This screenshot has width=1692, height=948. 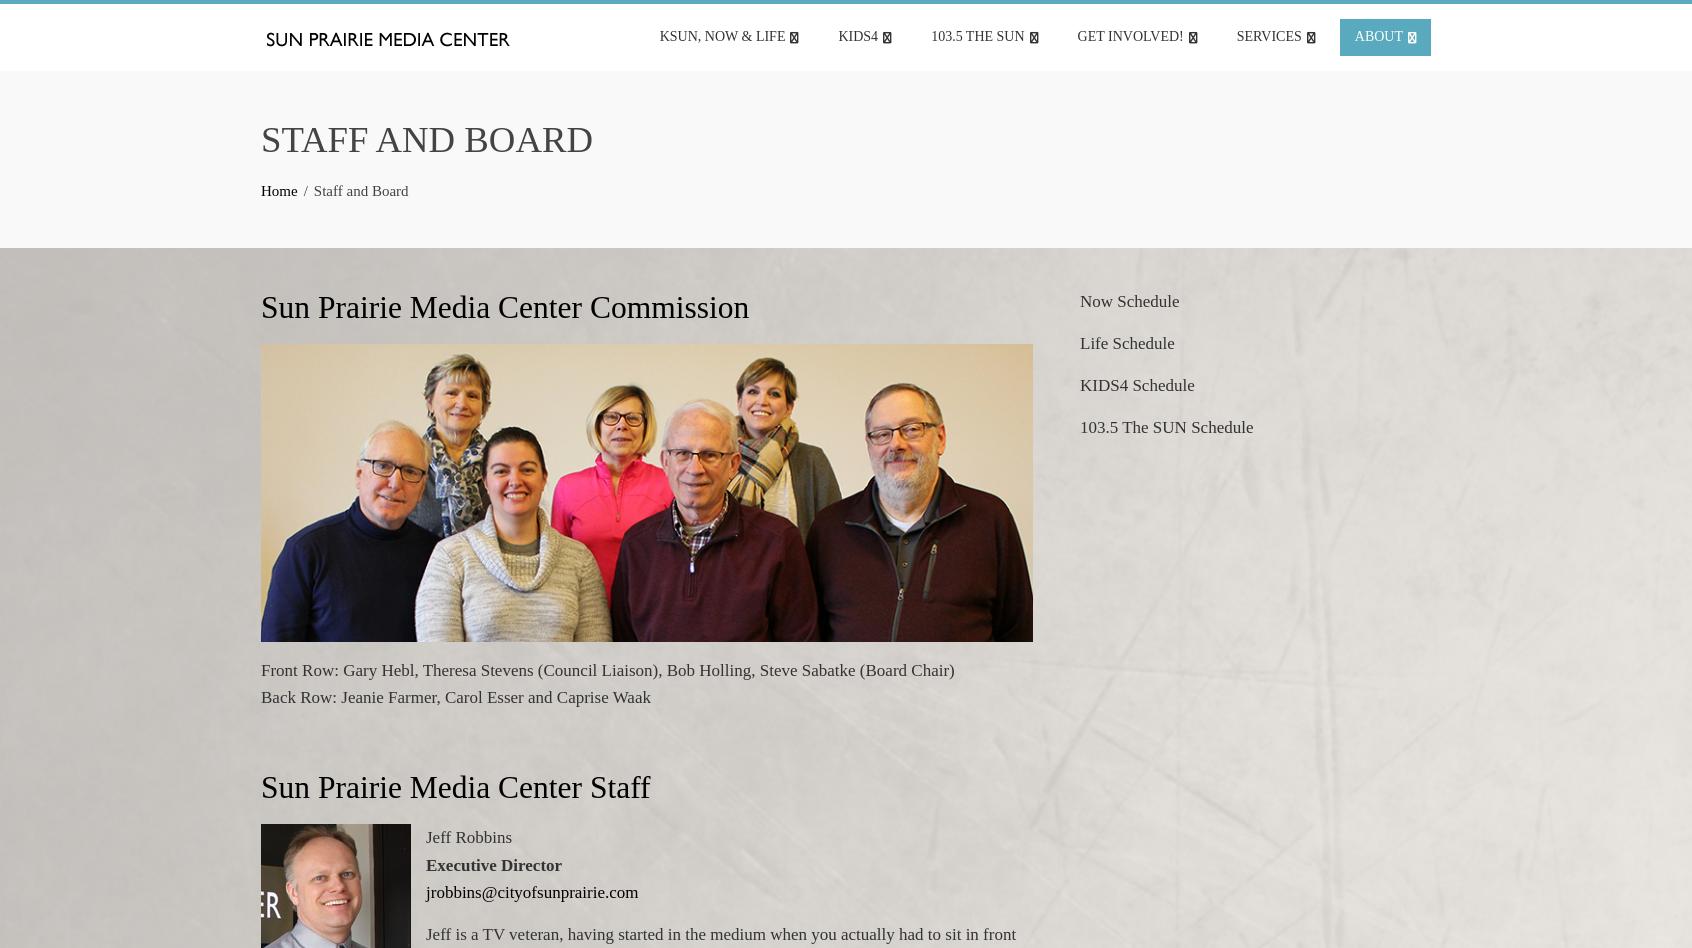 What do you see at coordinates (857, 36) in the screenshot?
I see `'KIDS4'` at bounding box center [857, 36].